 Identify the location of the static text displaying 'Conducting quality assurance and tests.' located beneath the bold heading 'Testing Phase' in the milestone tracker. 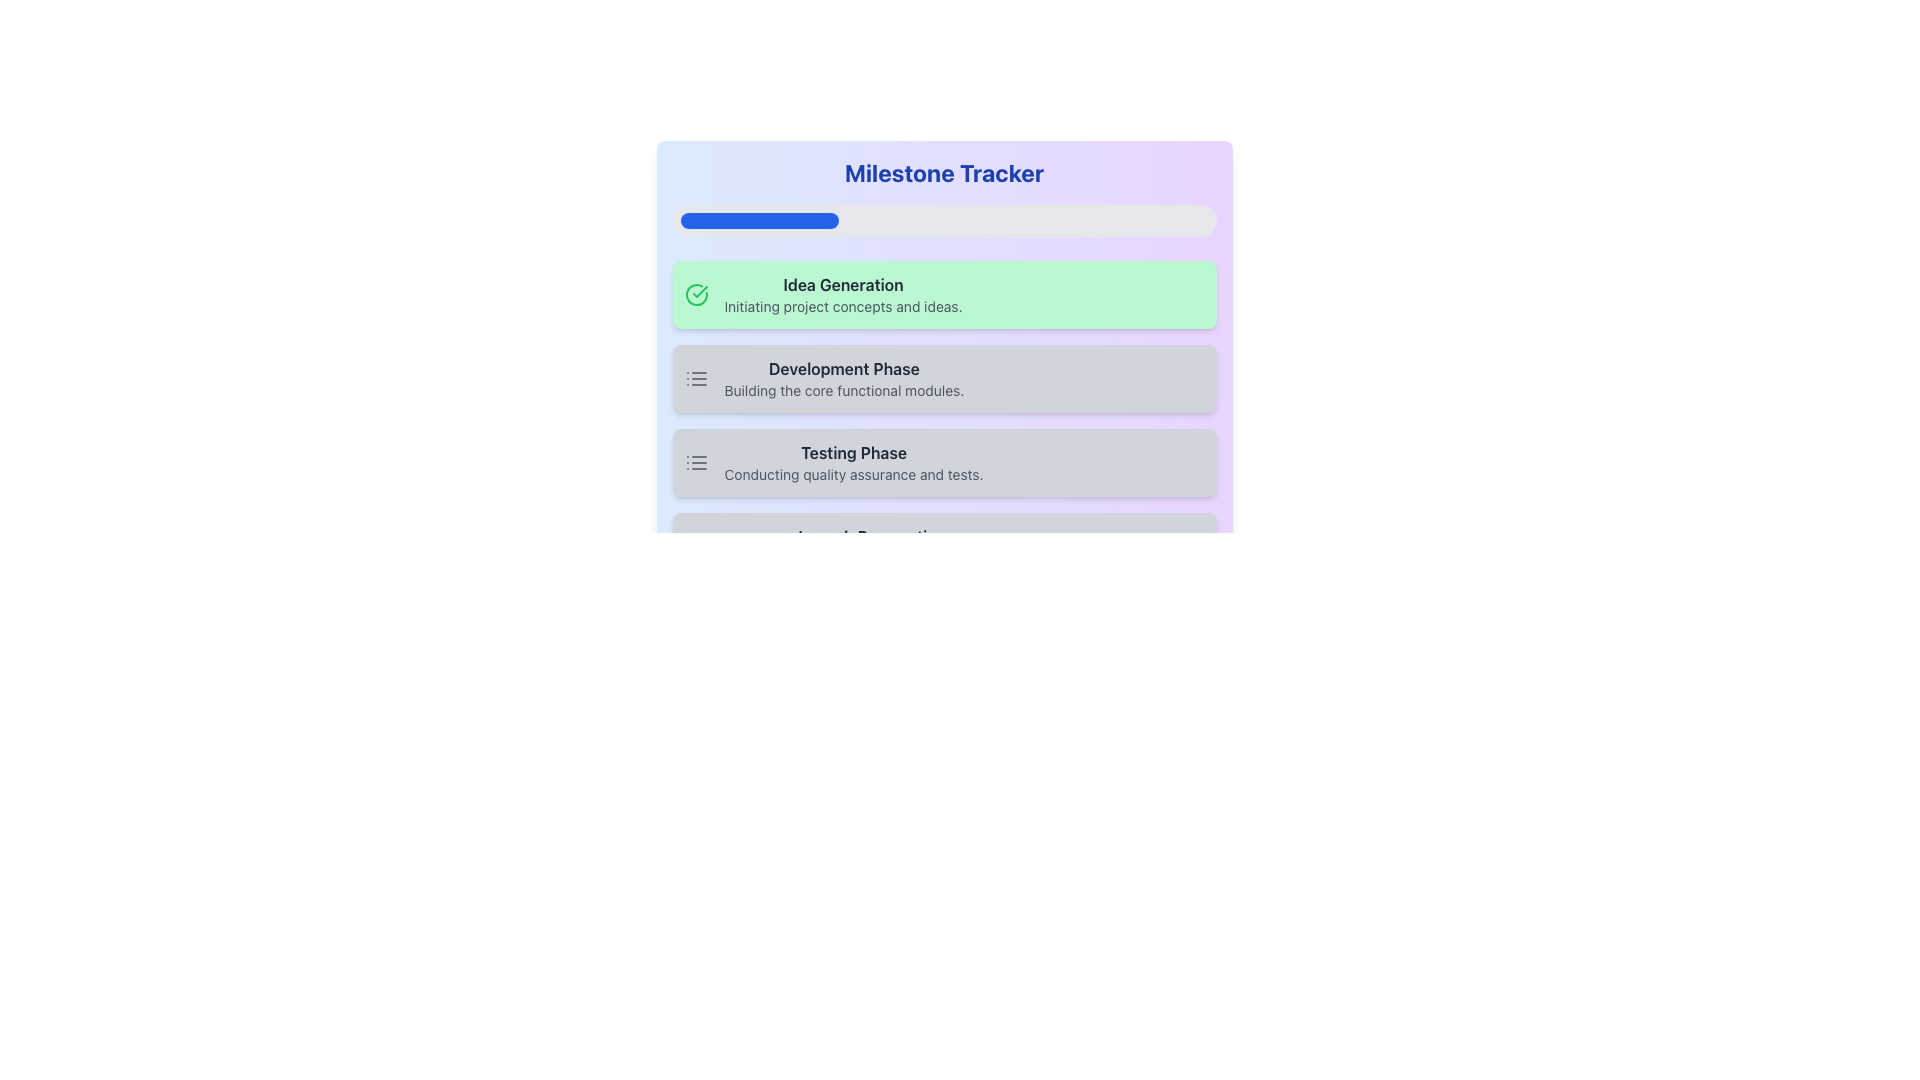
(854, 474).